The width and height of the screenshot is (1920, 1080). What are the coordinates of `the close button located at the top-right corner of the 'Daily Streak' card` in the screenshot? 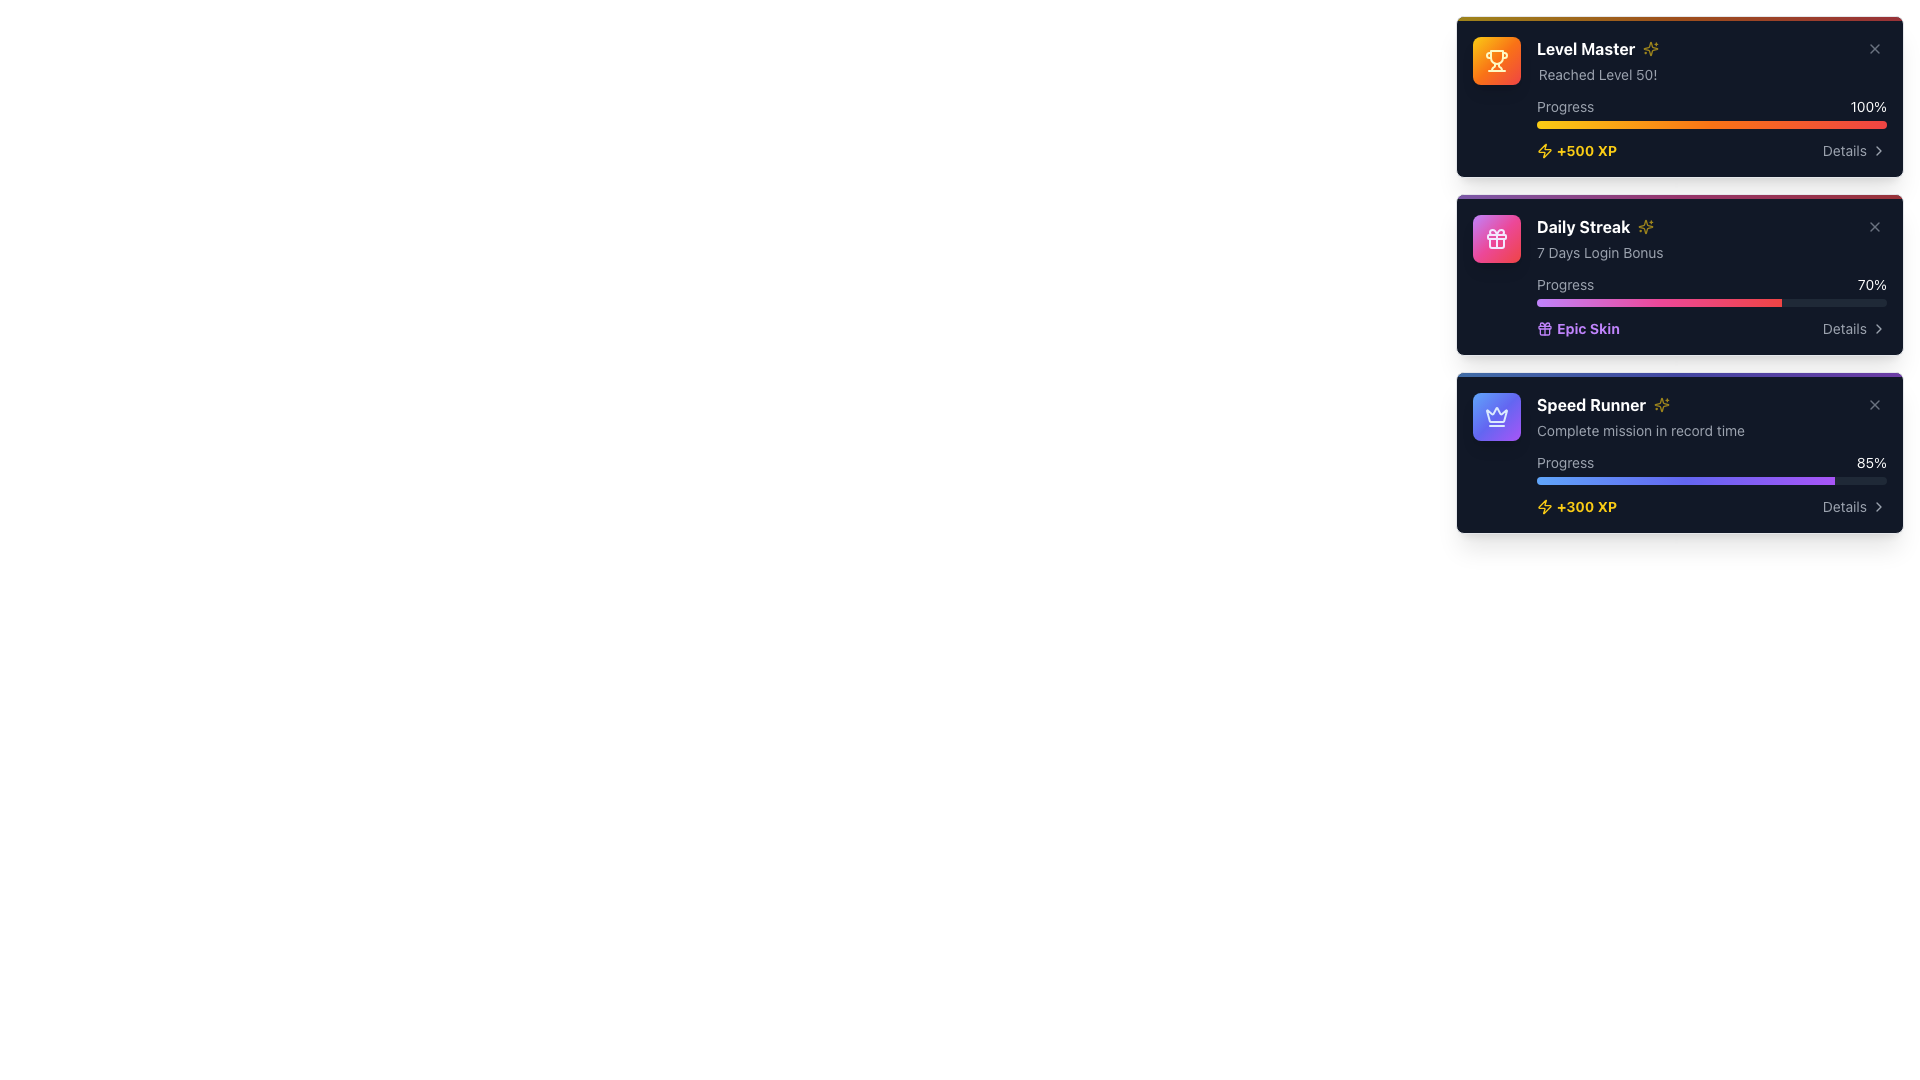 It's located at (1874, 226).